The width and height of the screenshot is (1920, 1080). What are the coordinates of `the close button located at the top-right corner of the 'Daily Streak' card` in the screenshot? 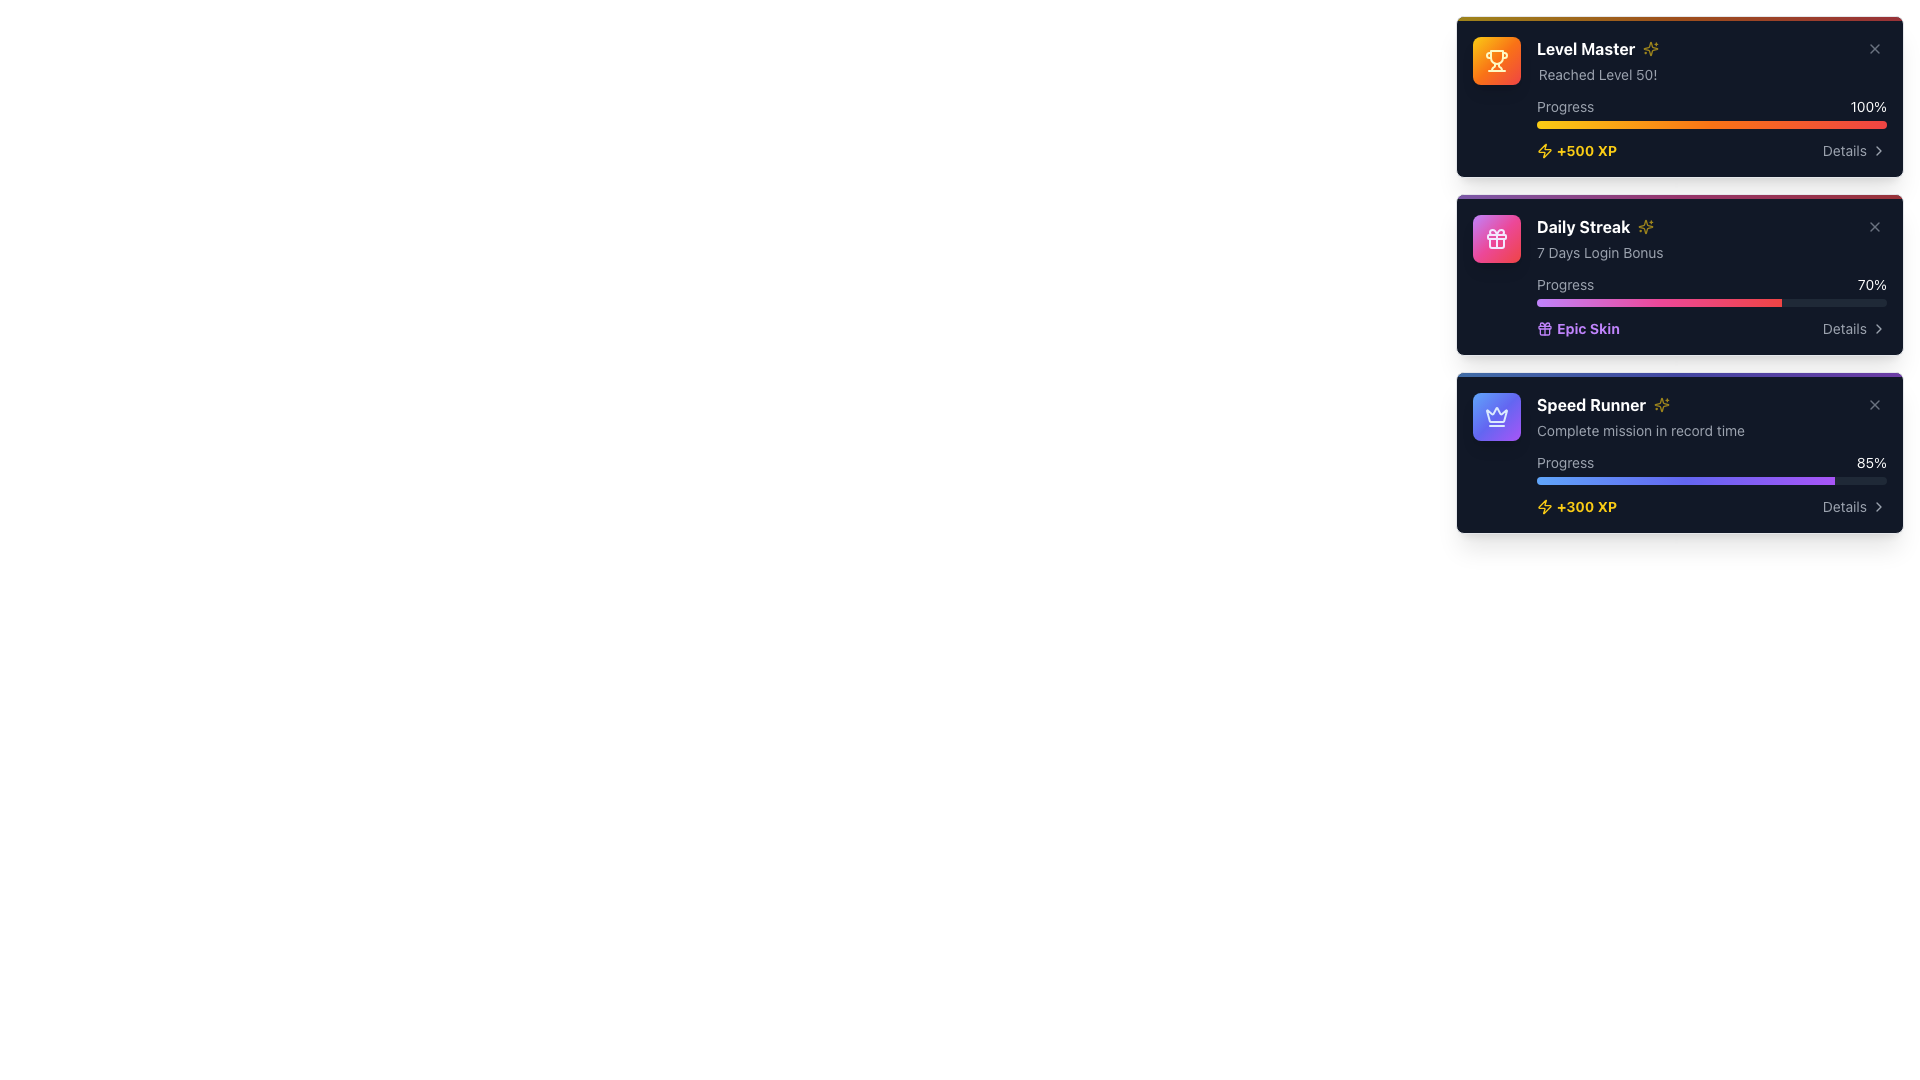 It's located at (1874, 226).